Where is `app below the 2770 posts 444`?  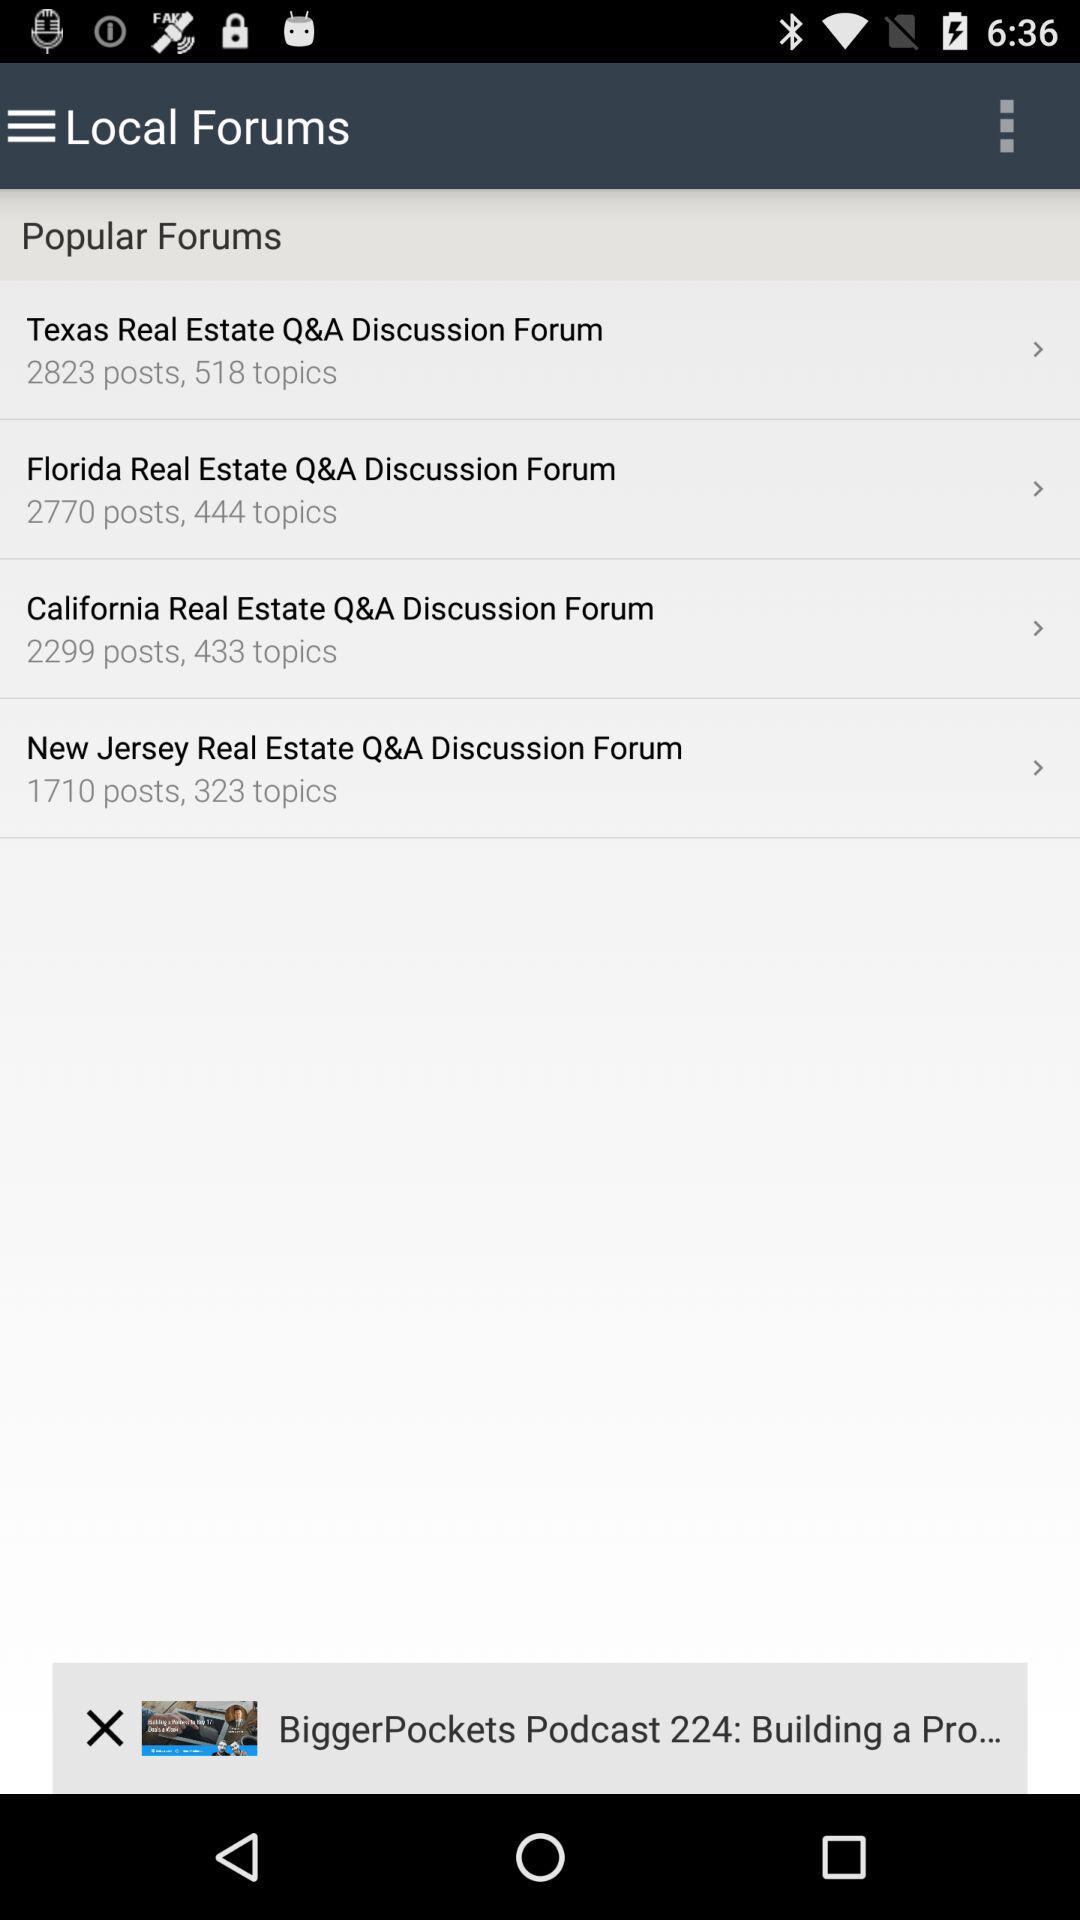 app below the 2770 posts 444 is located at coordinates (1036, 627).